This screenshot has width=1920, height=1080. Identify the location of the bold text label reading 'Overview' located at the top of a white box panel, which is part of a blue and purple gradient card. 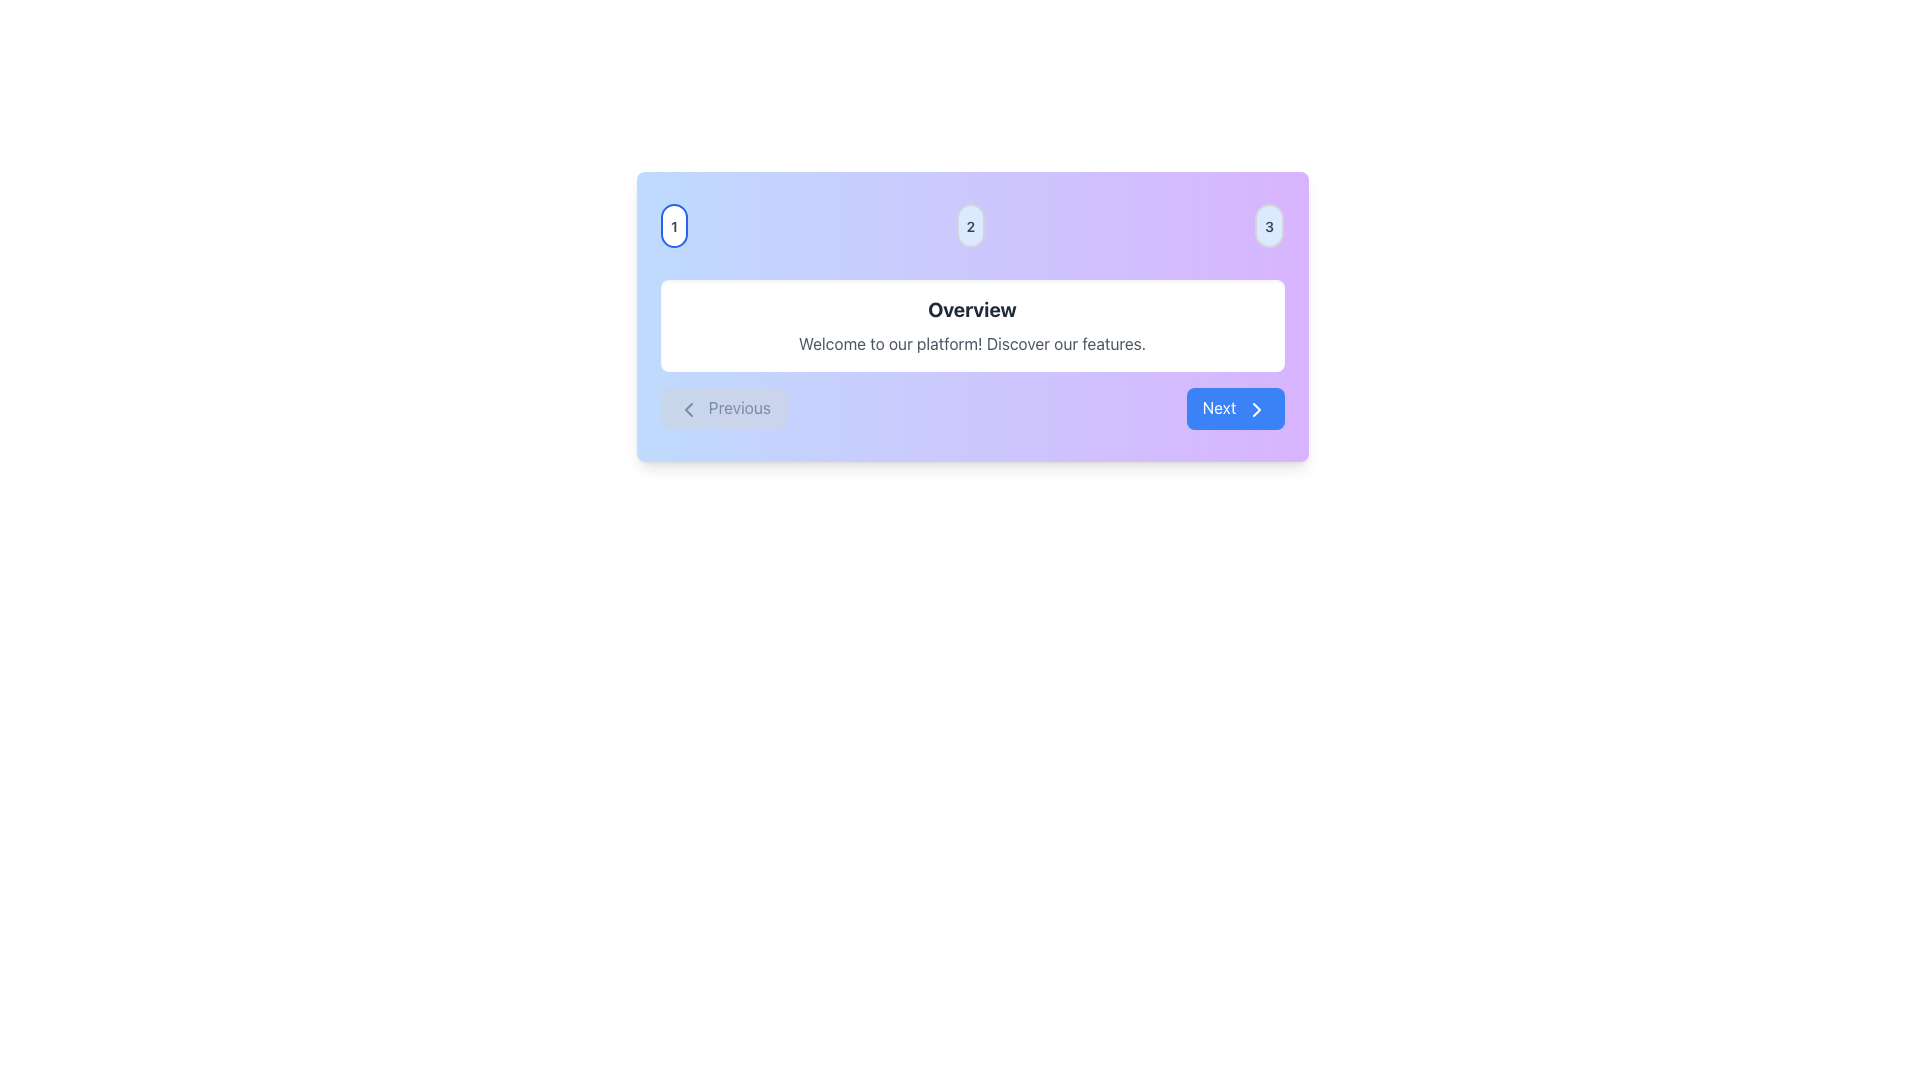
(972, 309).